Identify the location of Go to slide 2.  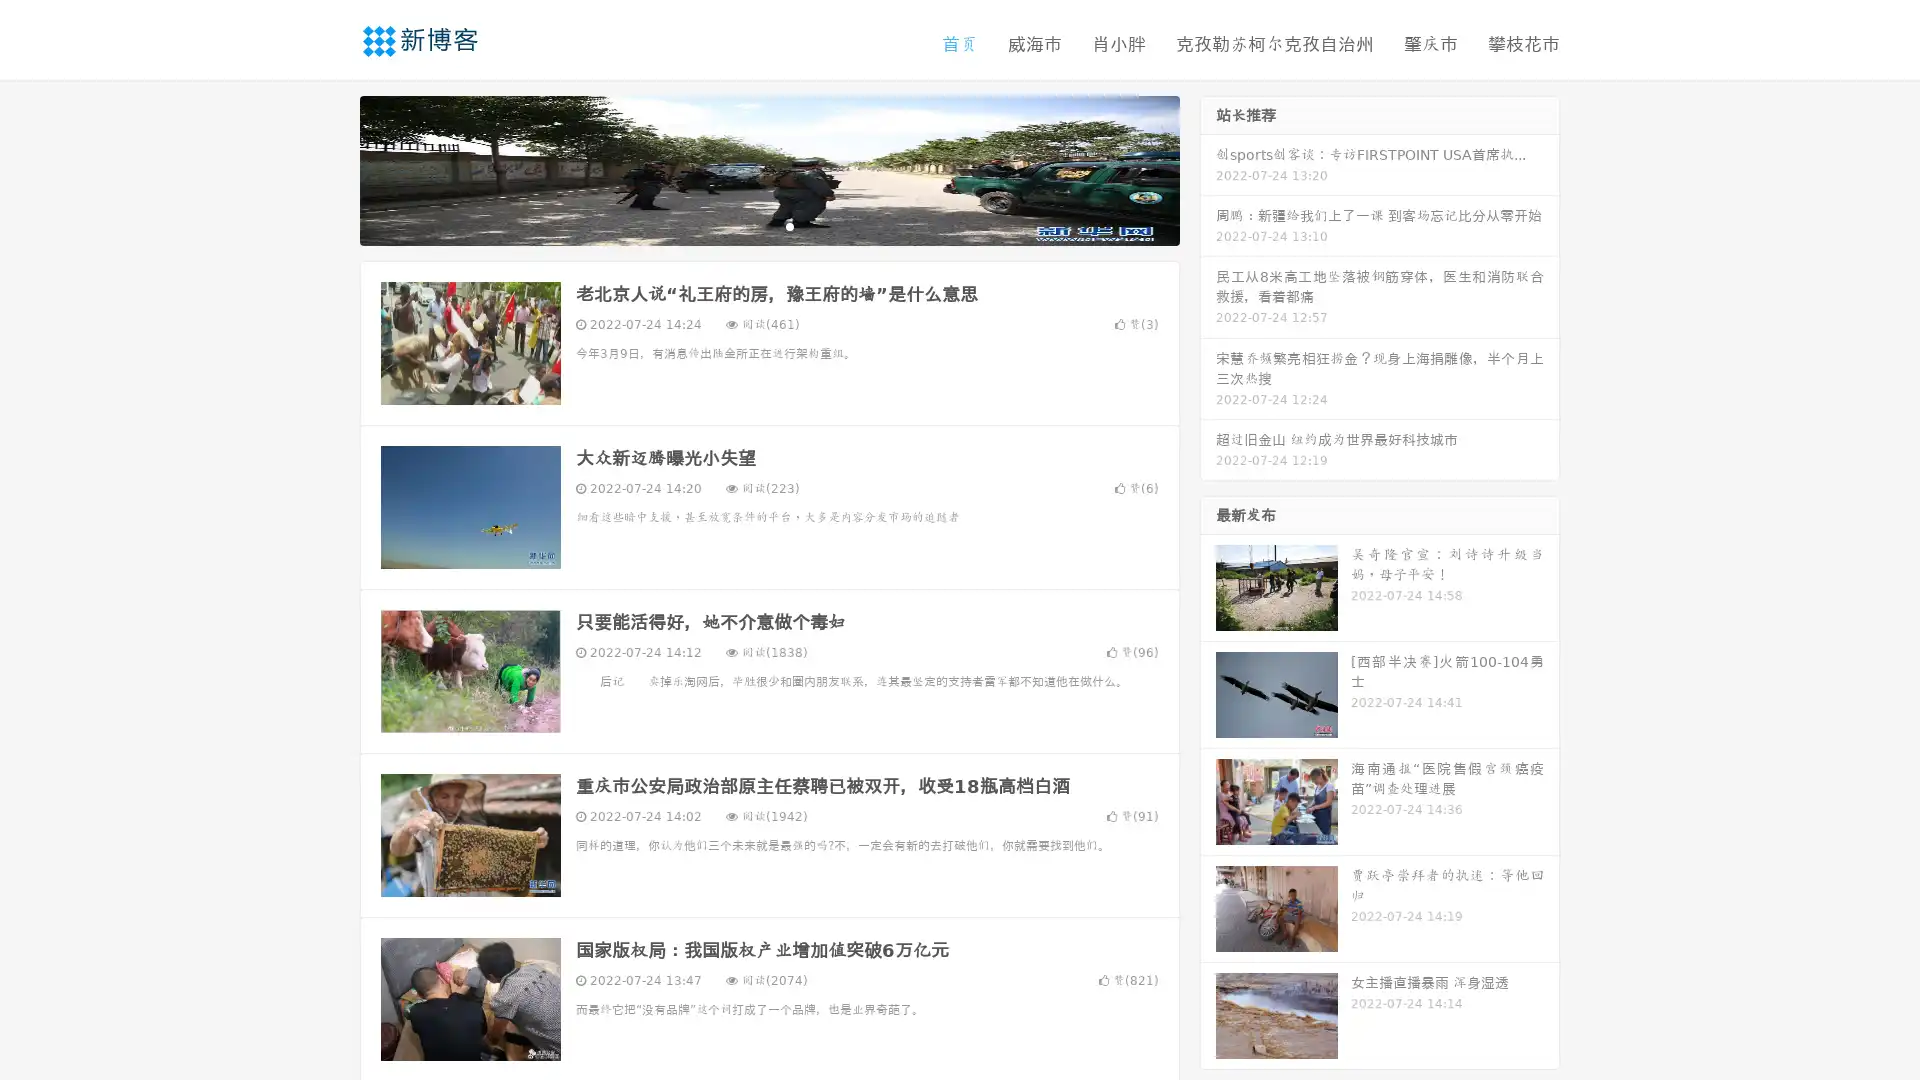
(768, 225).